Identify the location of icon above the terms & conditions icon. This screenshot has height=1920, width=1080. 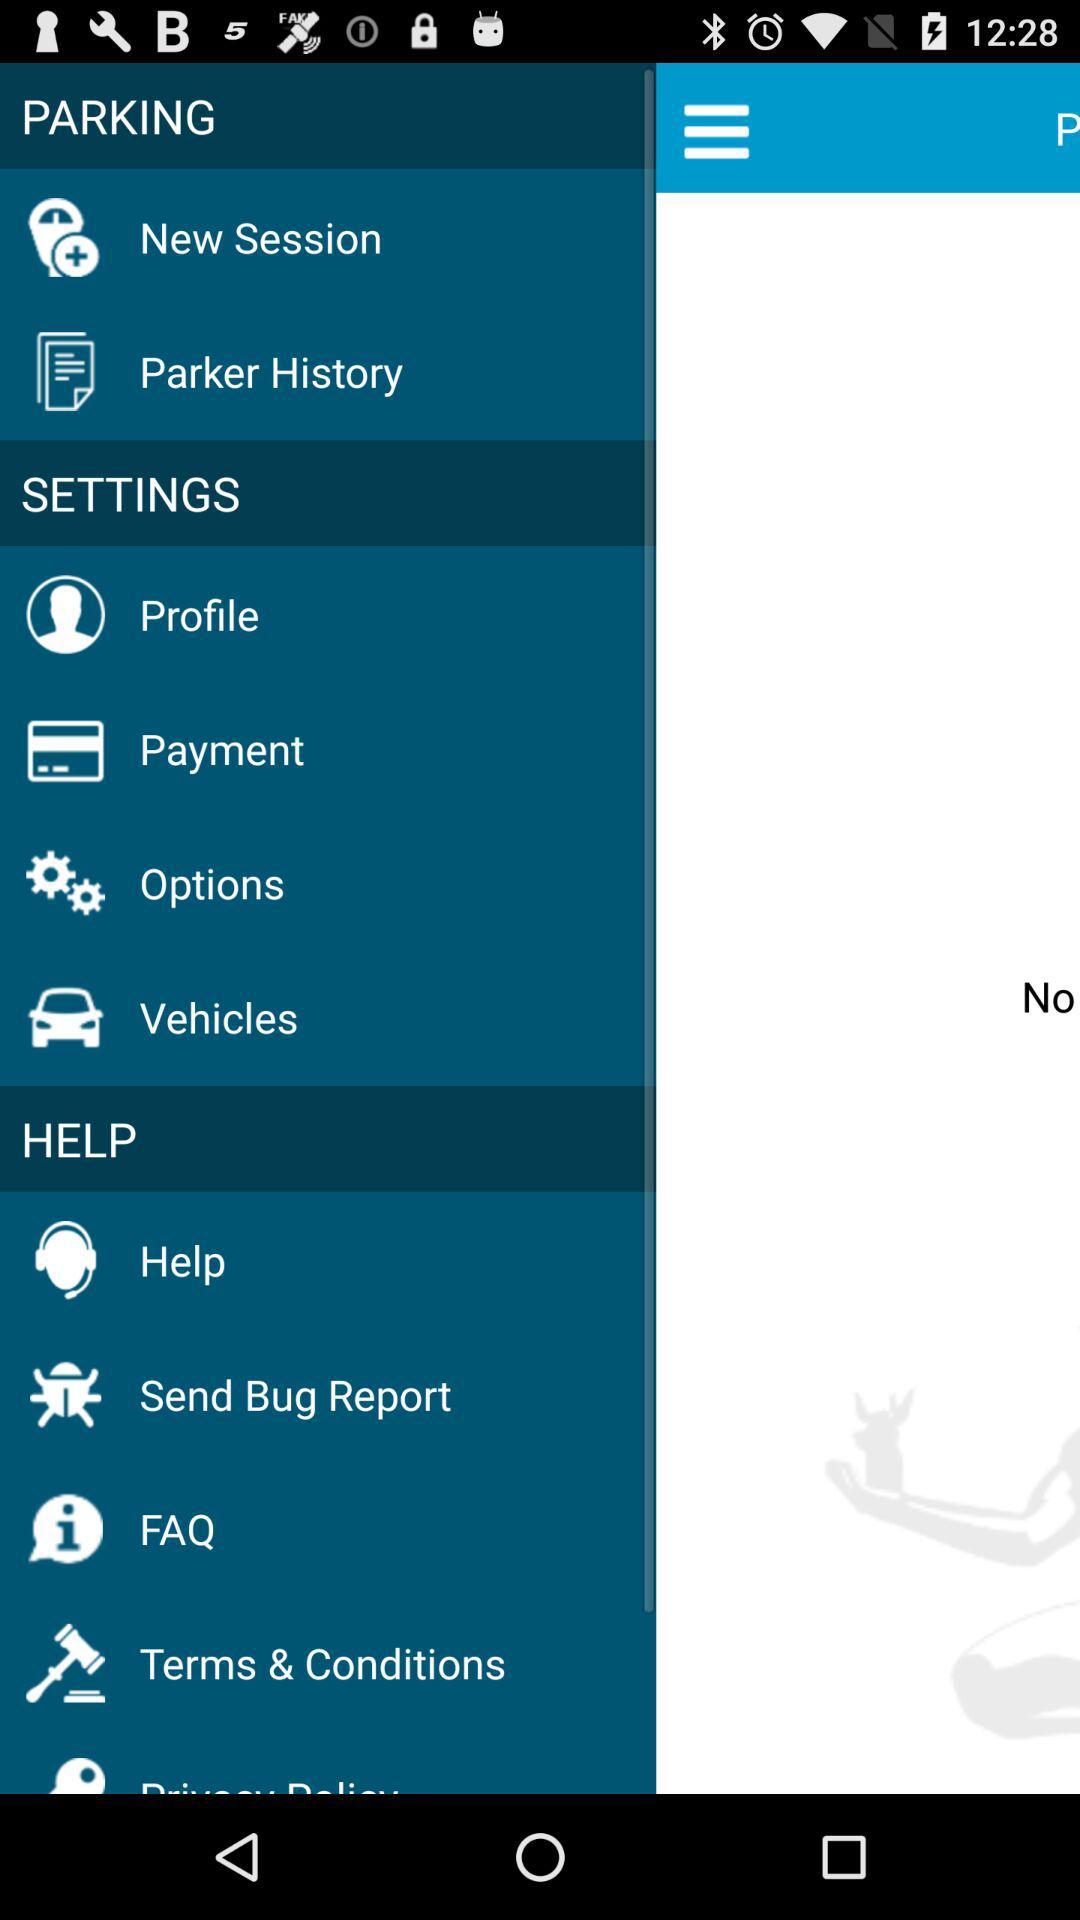
(176, 1527).